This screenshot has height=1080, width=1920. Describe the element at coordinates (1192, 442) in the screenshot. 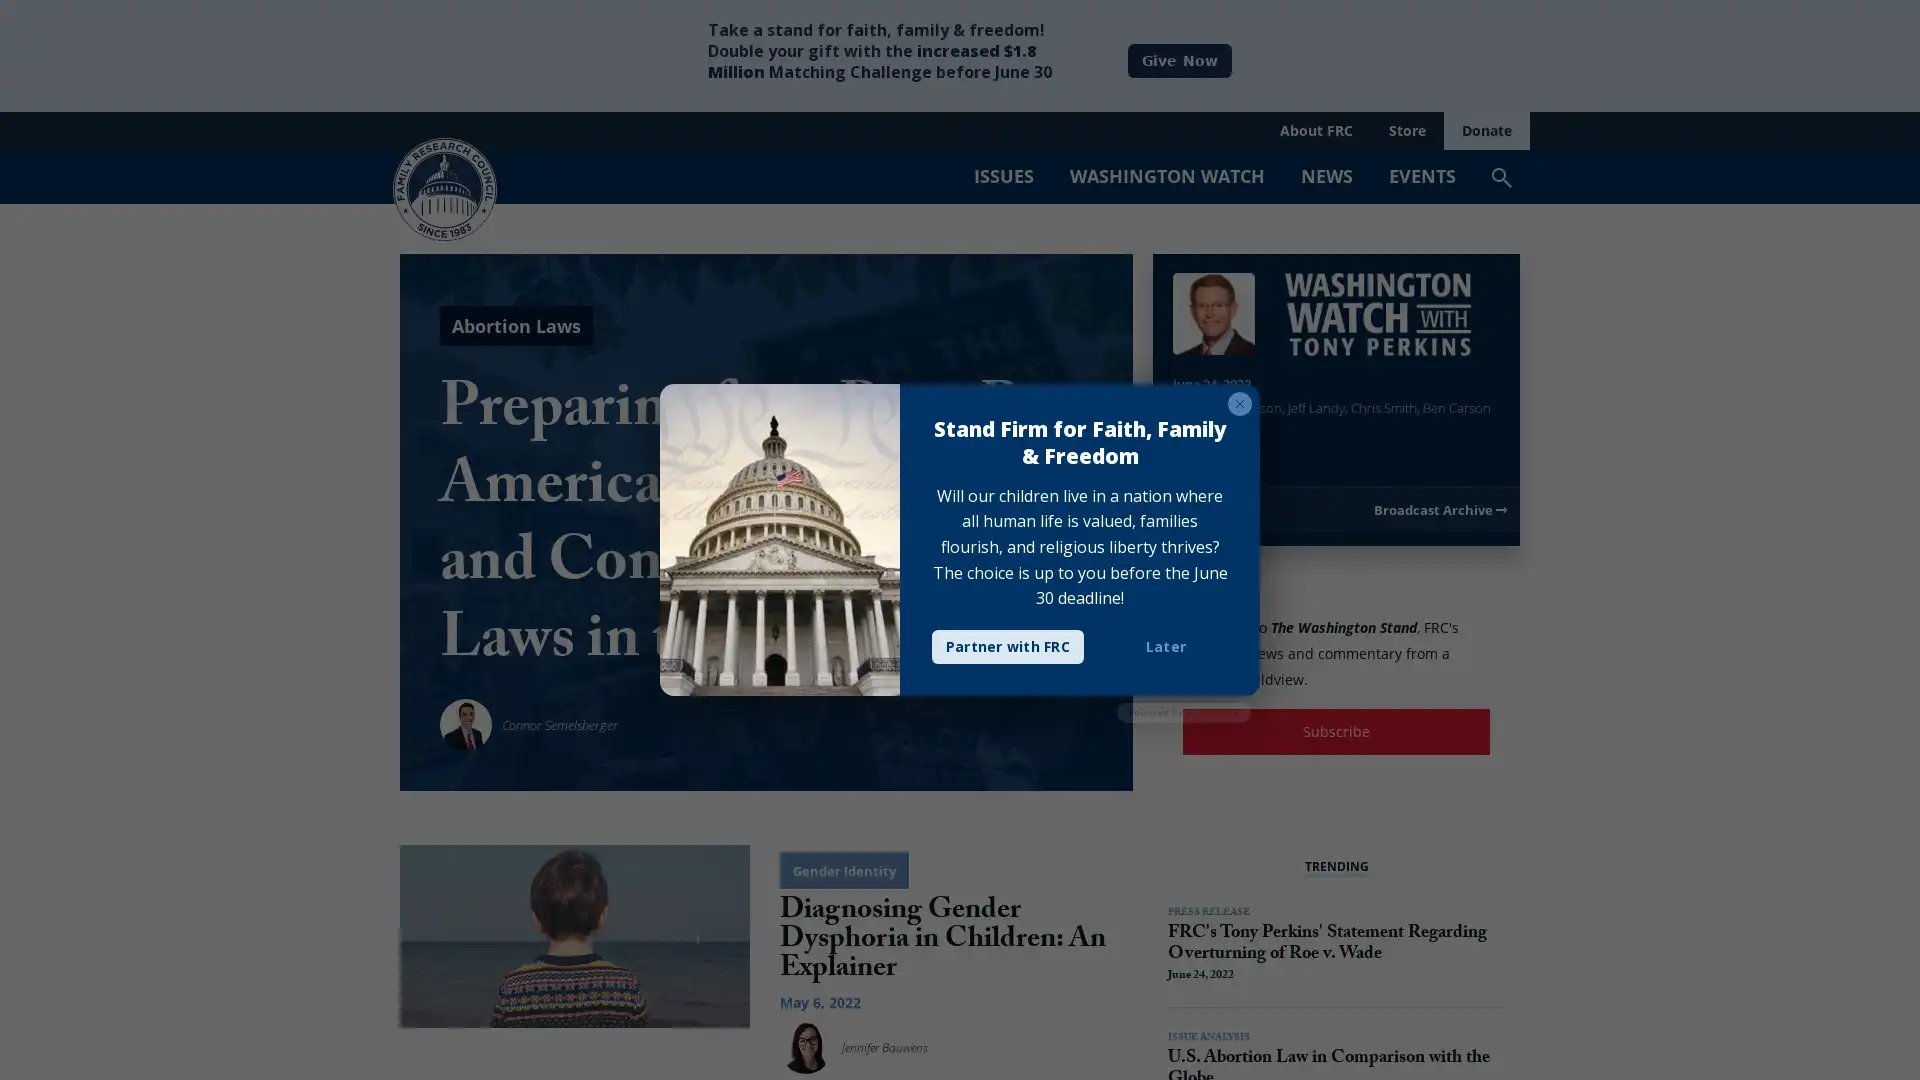

I see `Play Video` at that location.